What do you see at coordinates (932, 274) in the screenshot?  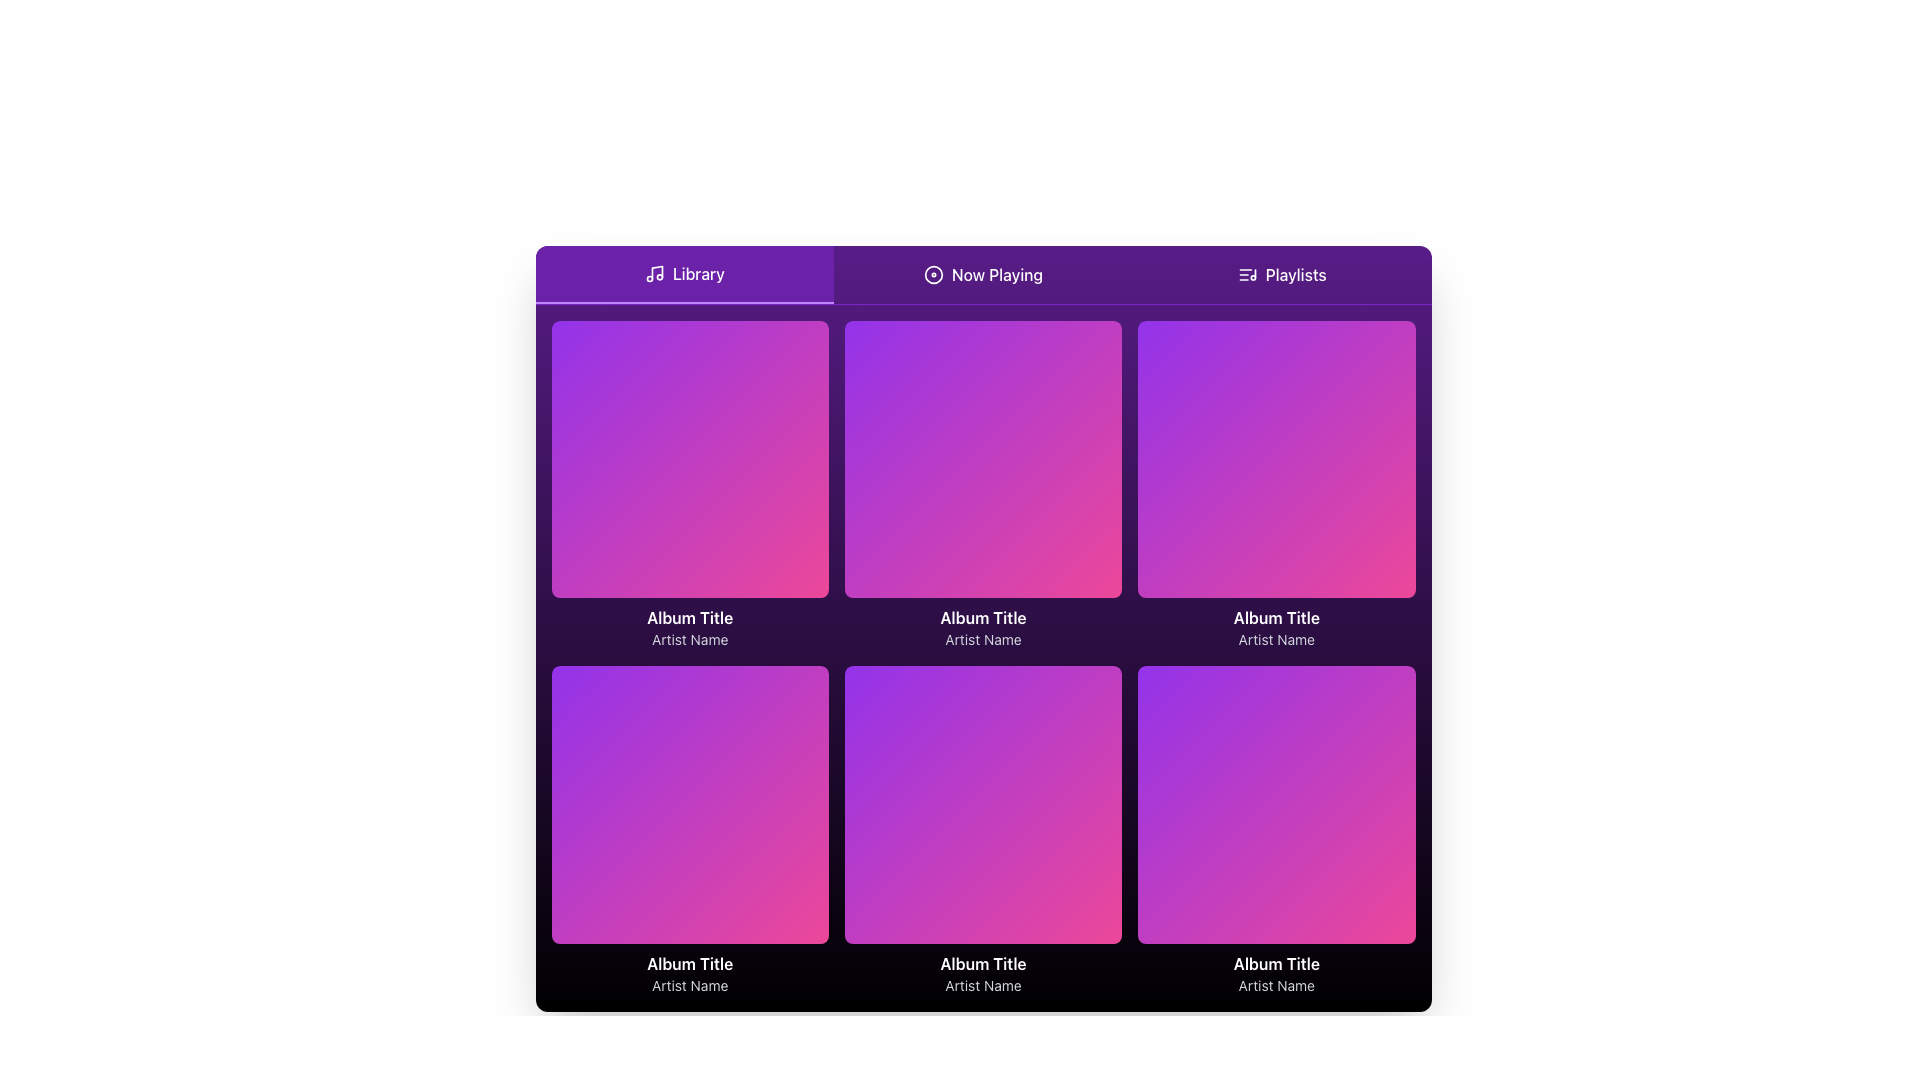 I see `the larger circular shape within the 'Now Playing' icon in the header of the application interface` at bounding box center [932, 274].